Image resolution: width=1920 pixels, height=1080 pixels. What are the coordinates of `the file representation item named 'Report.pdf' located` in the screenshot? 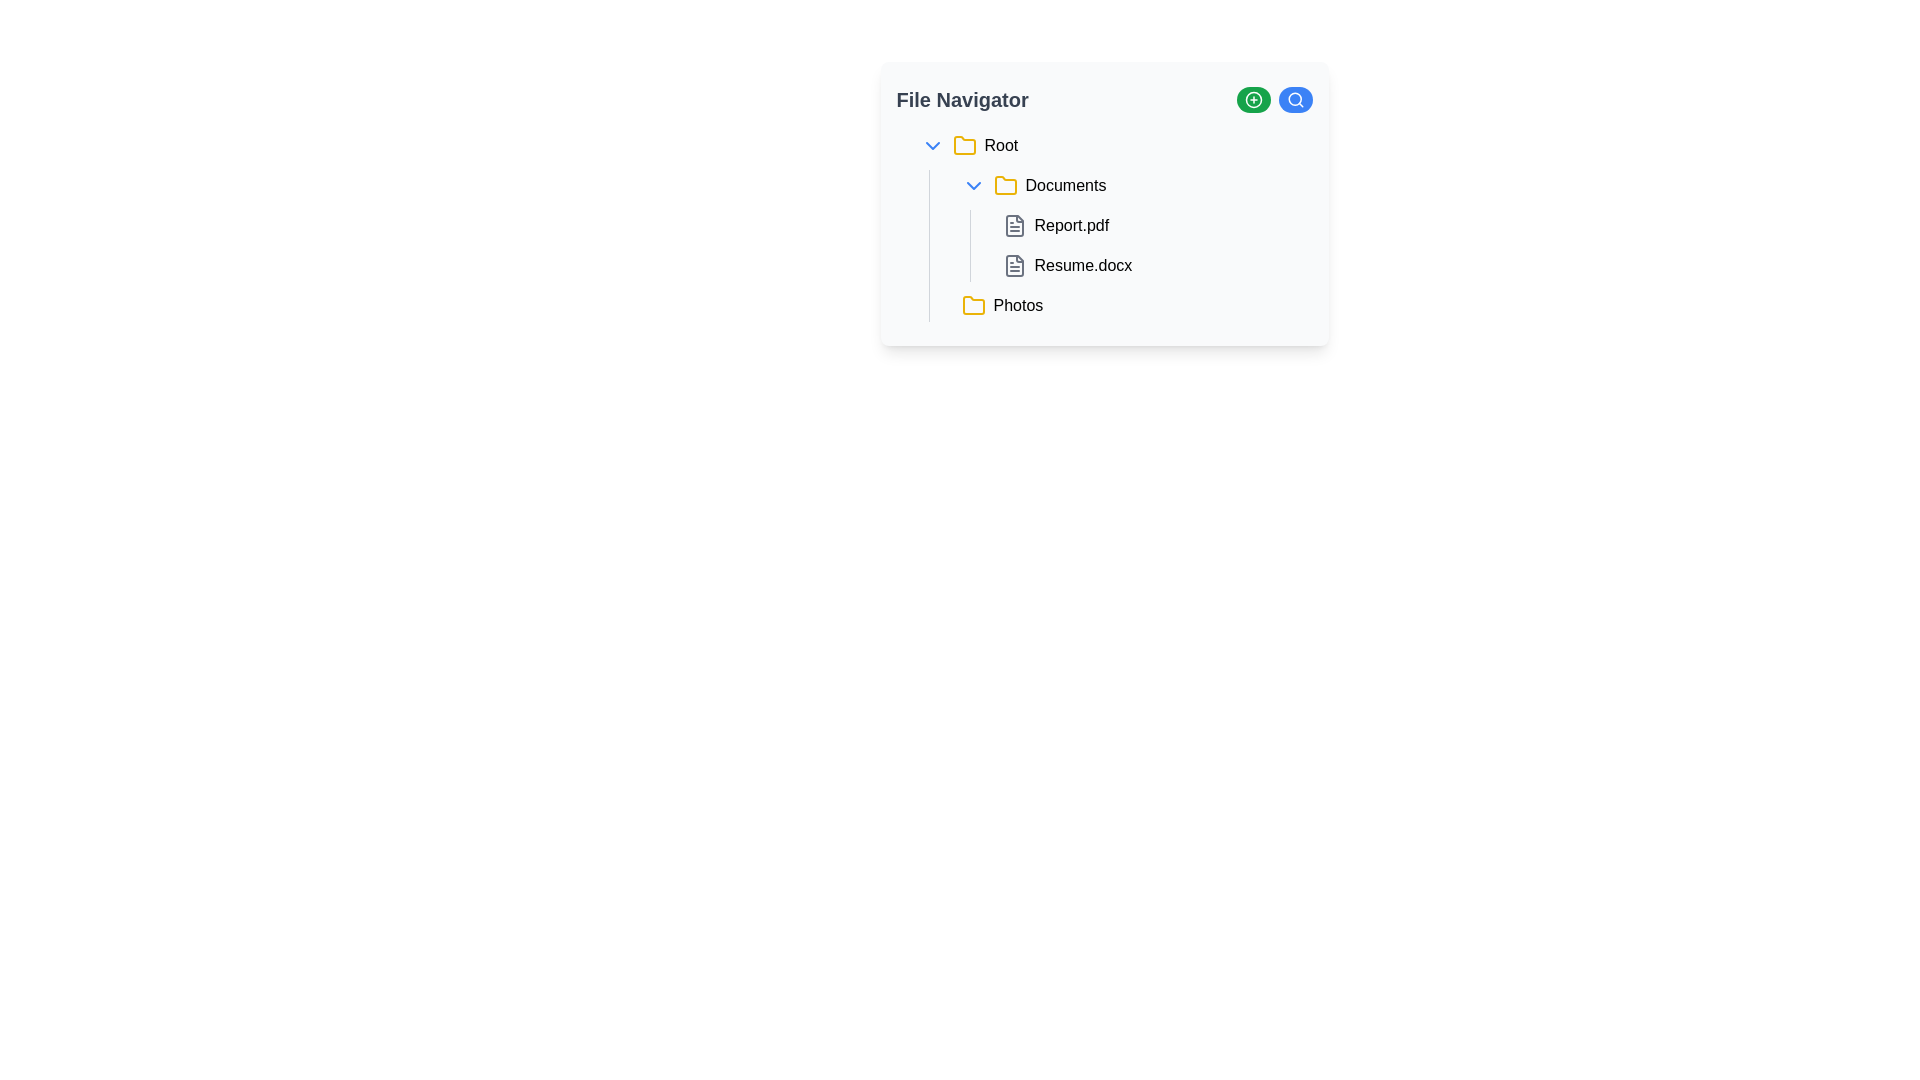 It's located at (1132, 225).